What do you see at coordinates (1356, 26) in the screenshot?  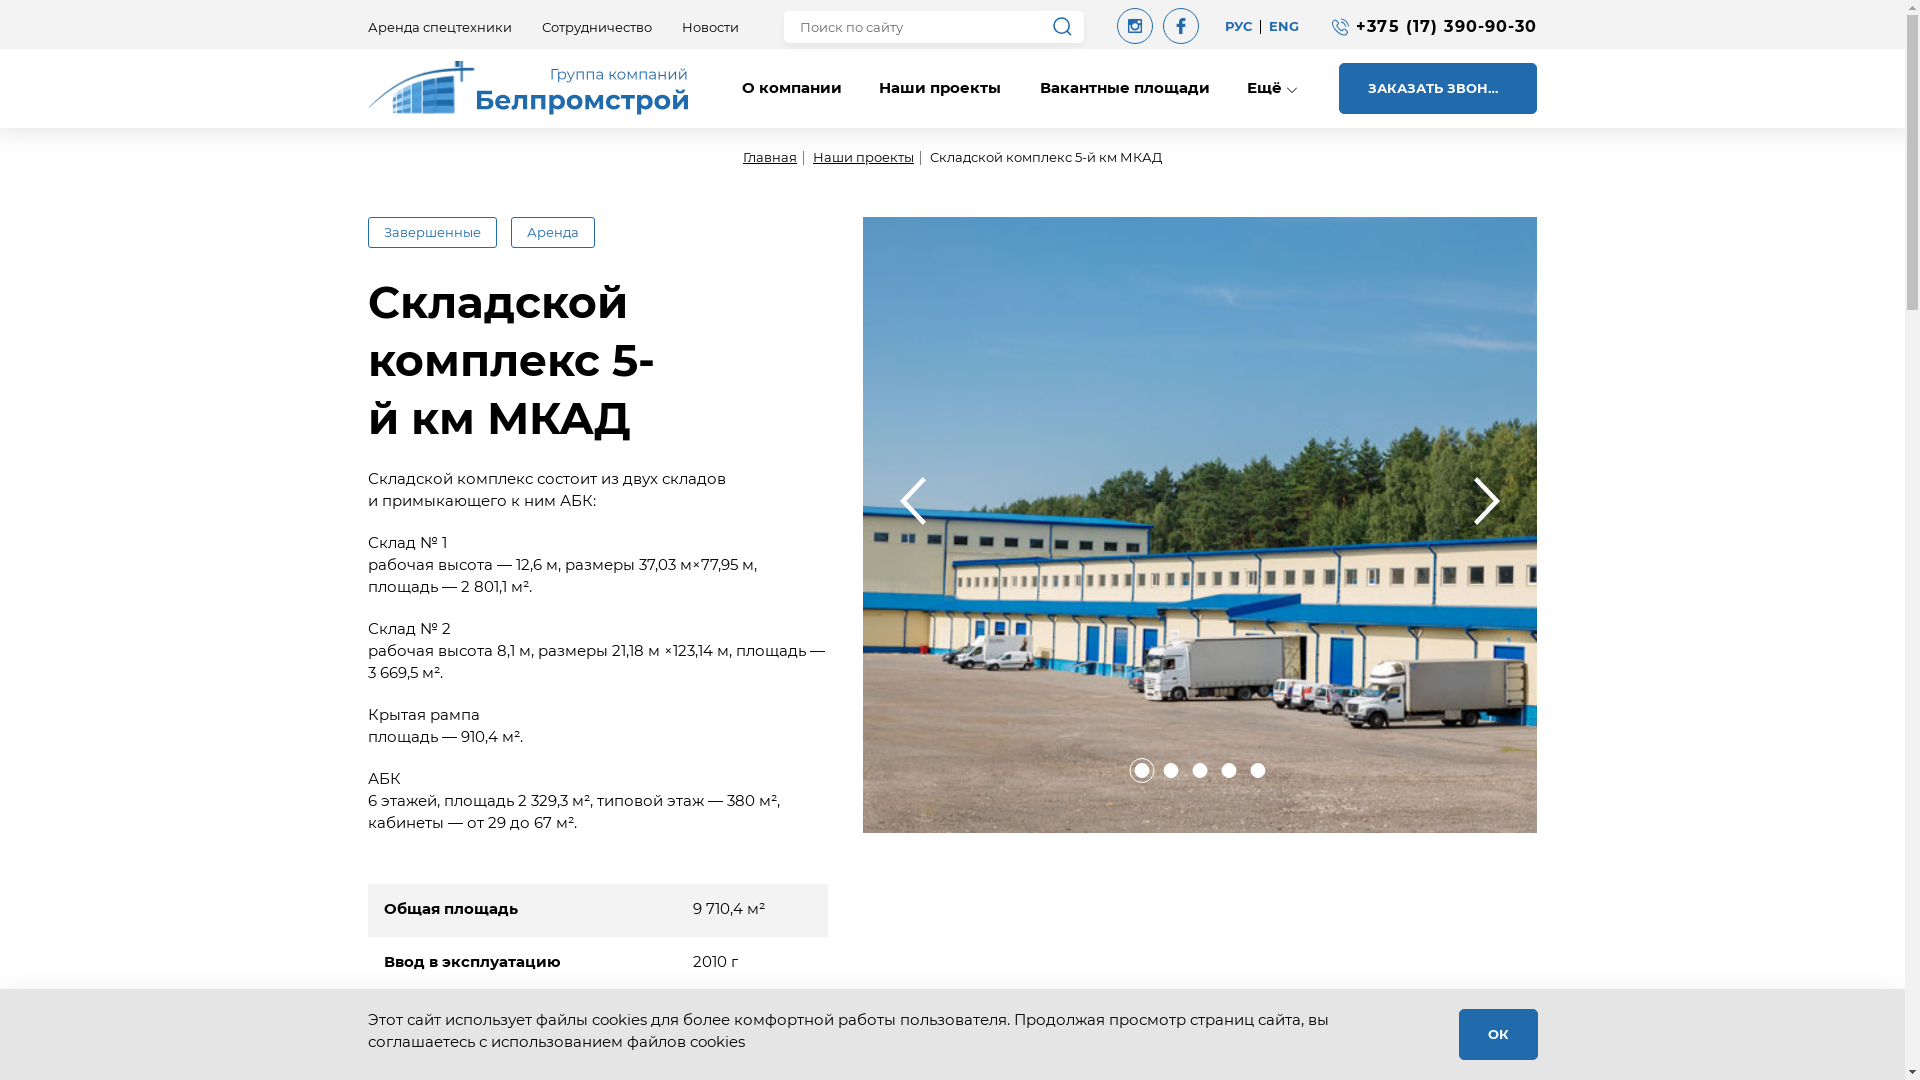 I see `'+375 (17) 390-90-30'` at bounding box center [1356, 26].